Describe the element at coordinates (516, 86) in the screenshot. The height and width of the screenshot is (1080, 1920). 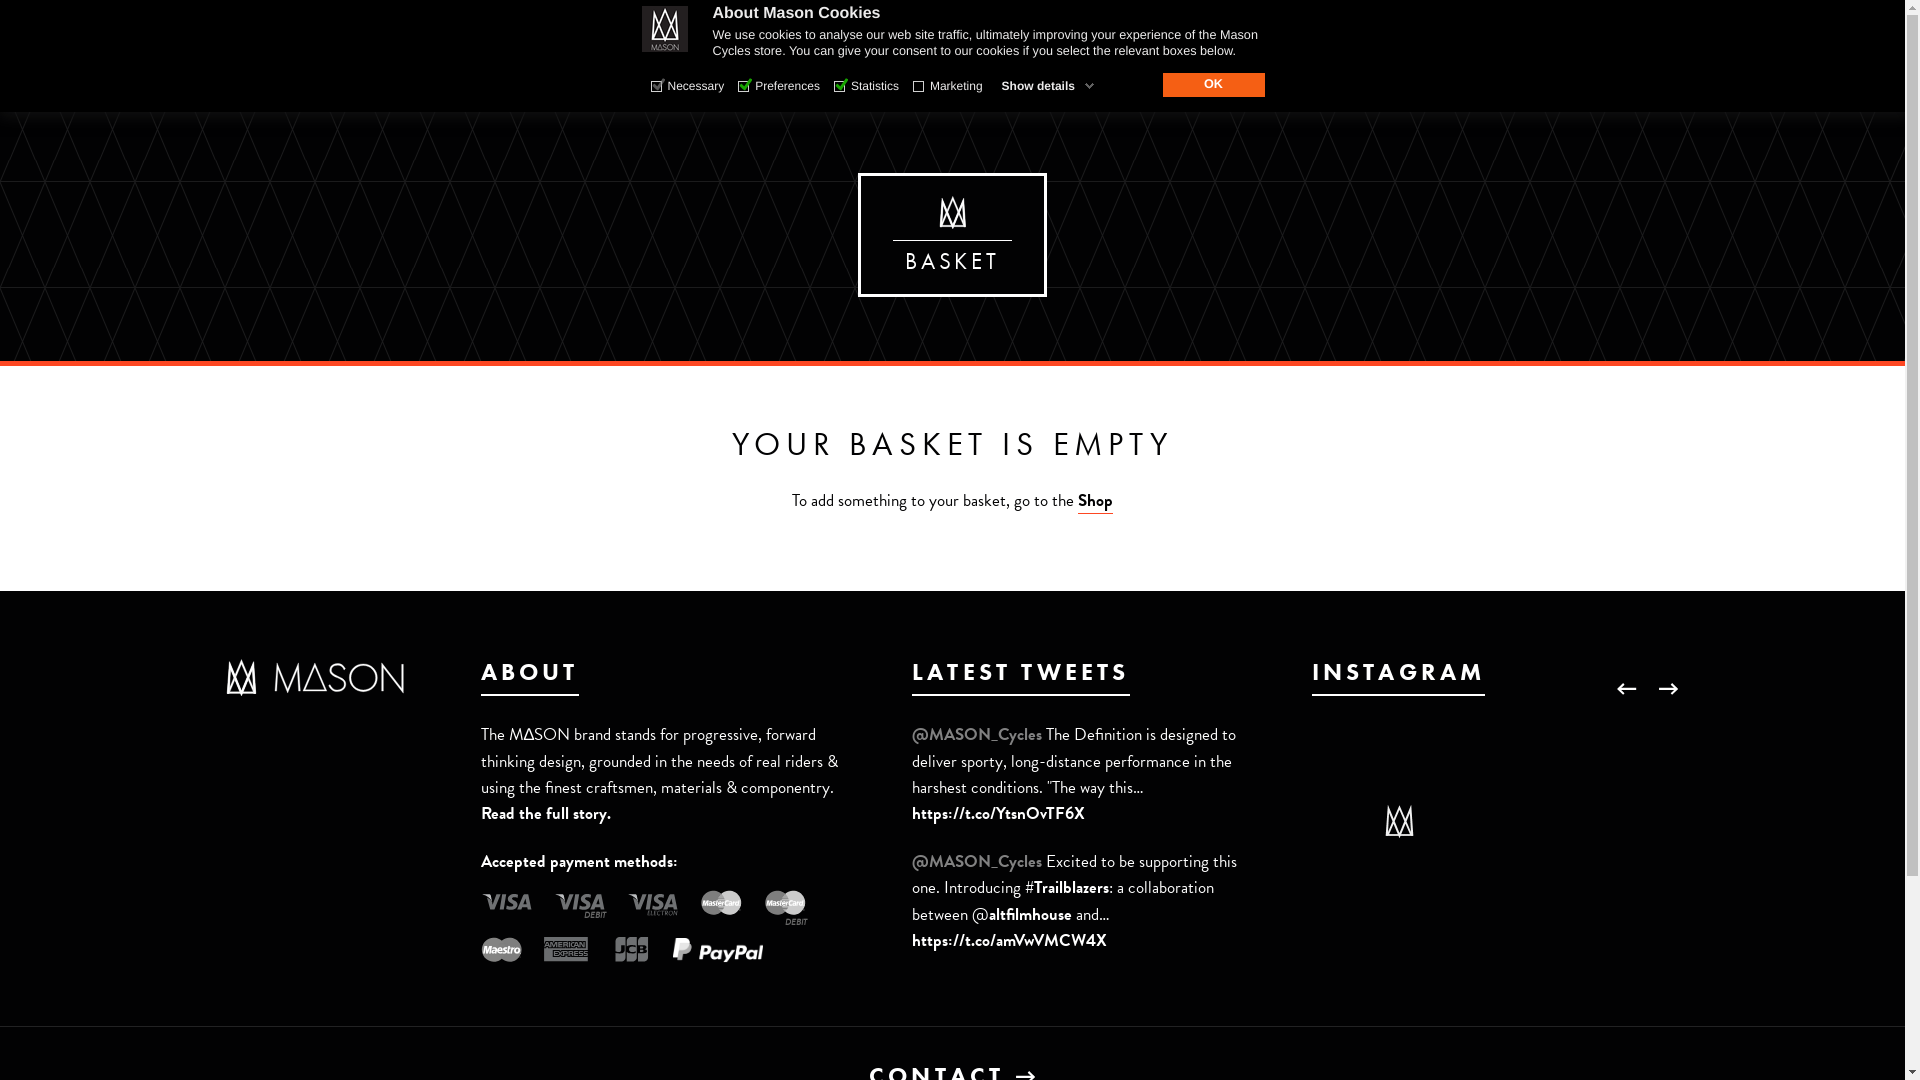
I see `'ALL'` at that location.